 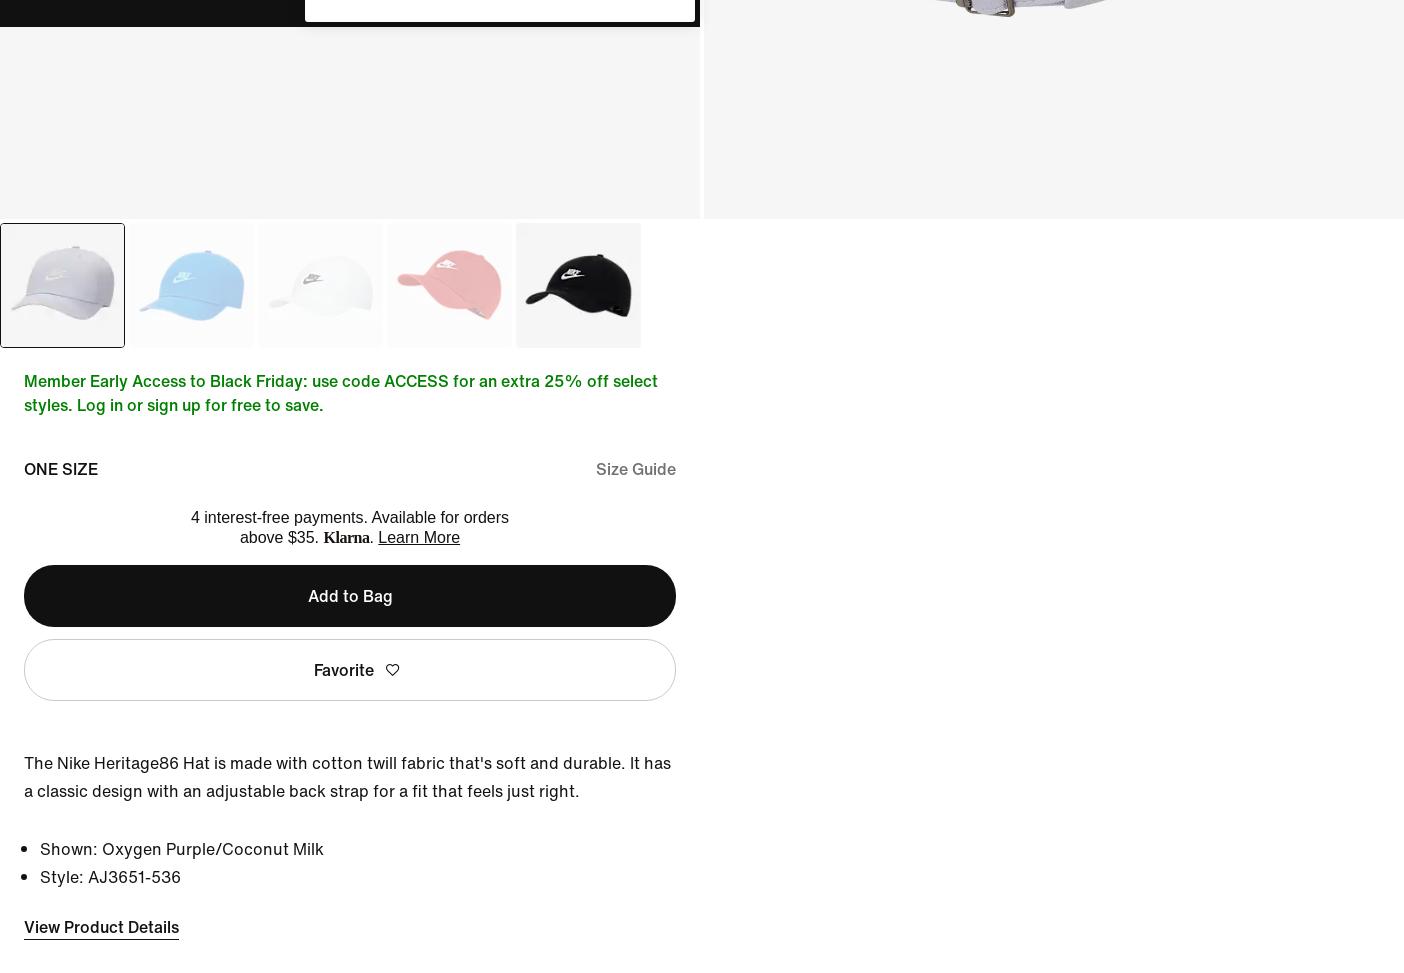 I want to click on 'Shown: Oxygen Purple/Coconut Milk', so click(x=181, y=849).